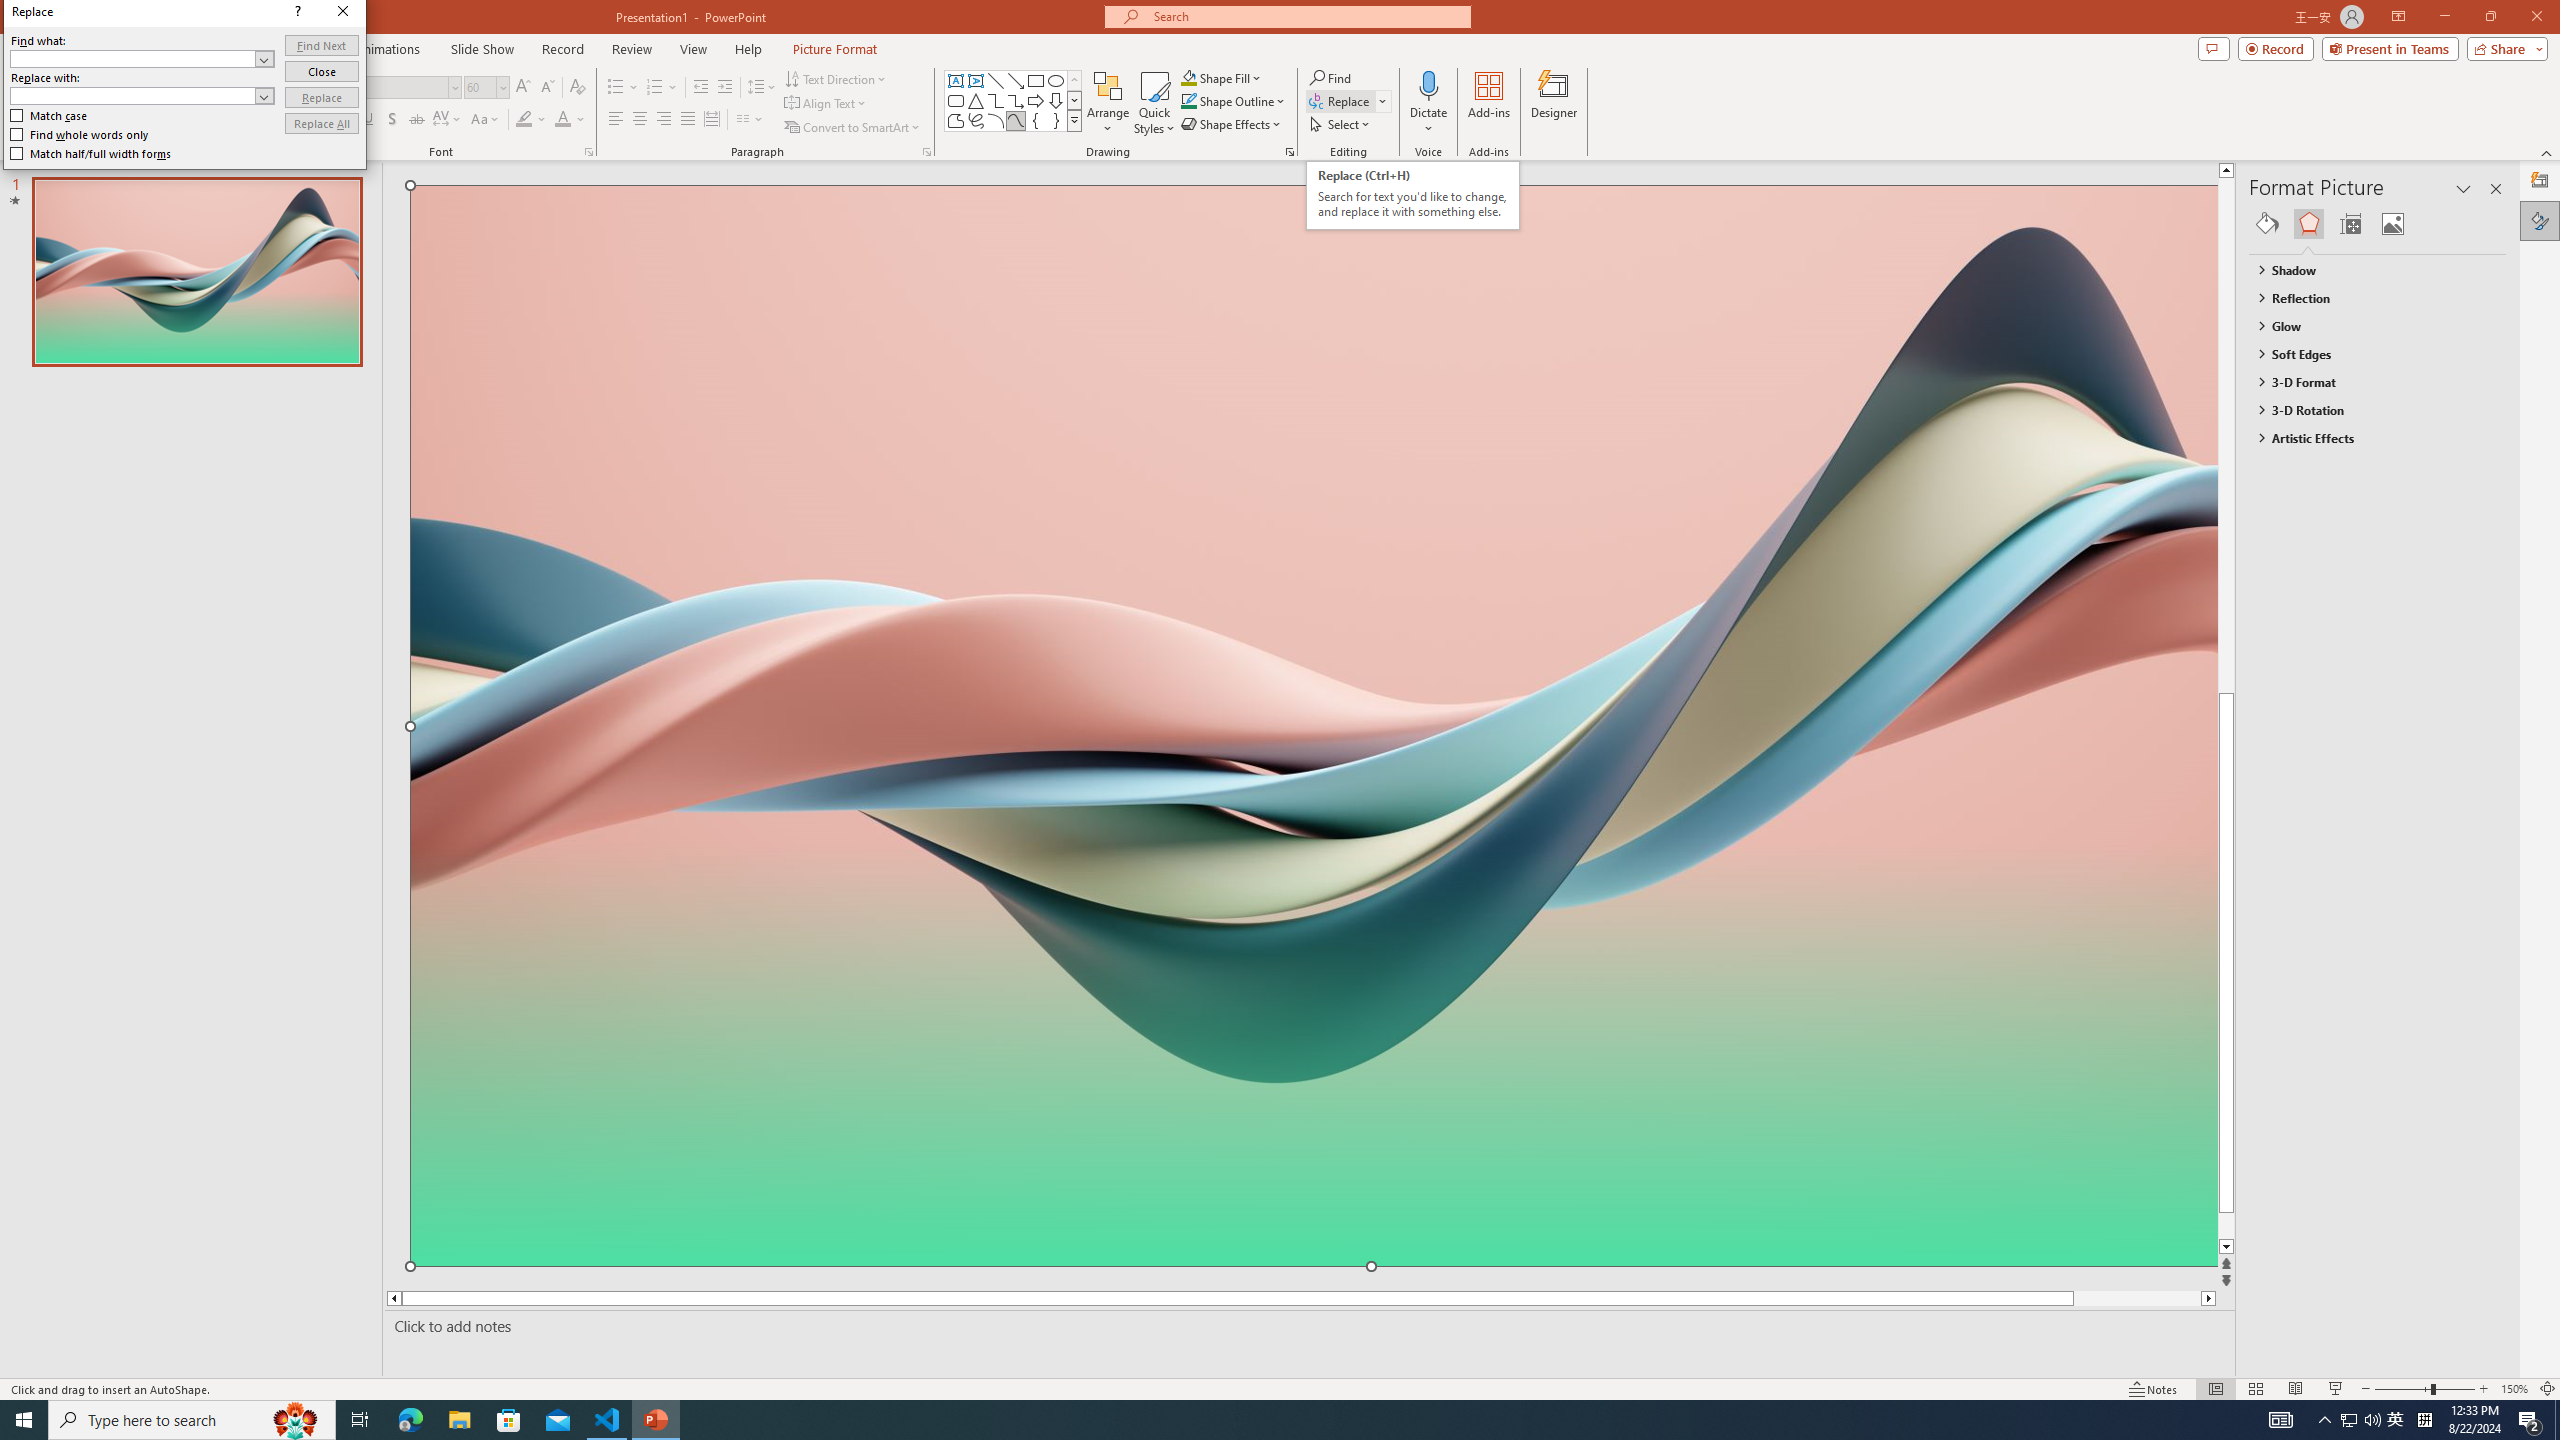 The height and width of the screenshot is (1440, 2560). I want to click on 'Close', so click(322, 72).